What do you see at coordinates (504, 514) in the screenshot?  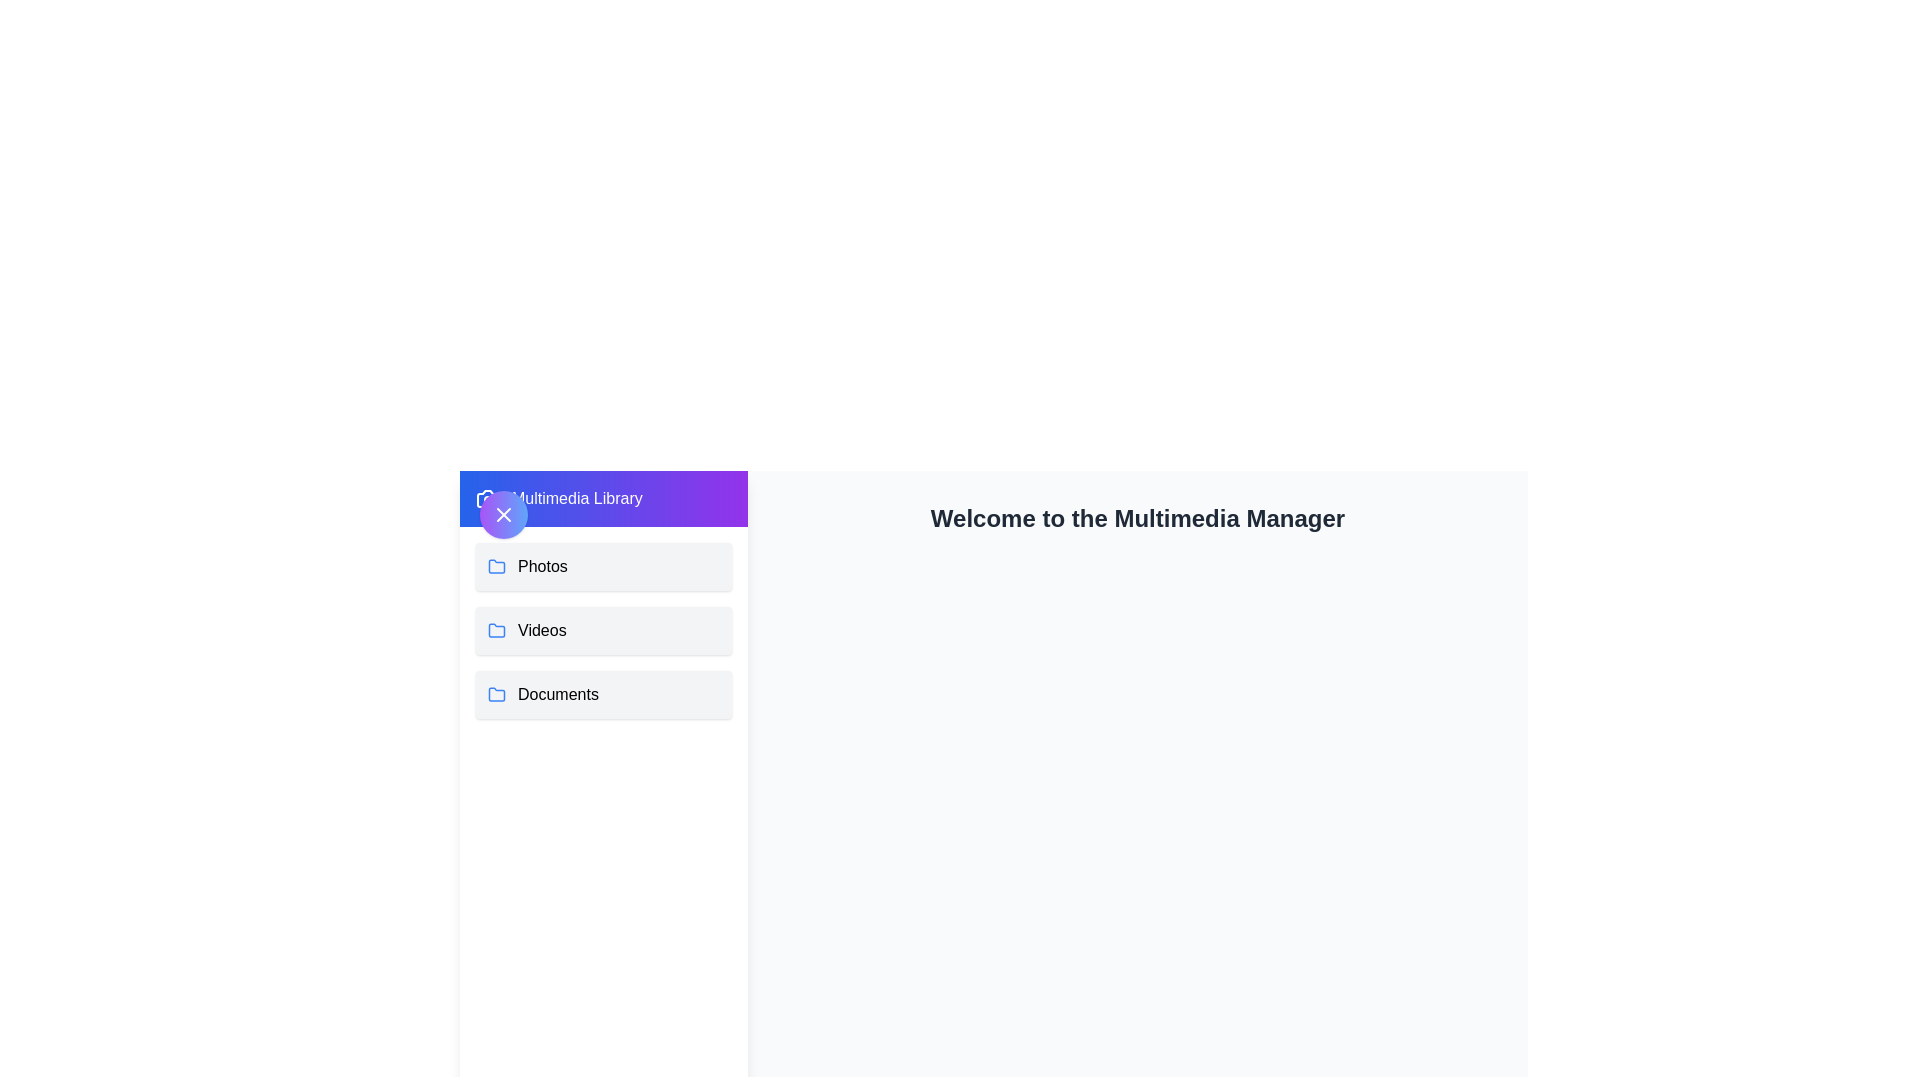 I see `the toggle button in the top-left corner to toggle the drawer state` at bounding box center [504, 514].